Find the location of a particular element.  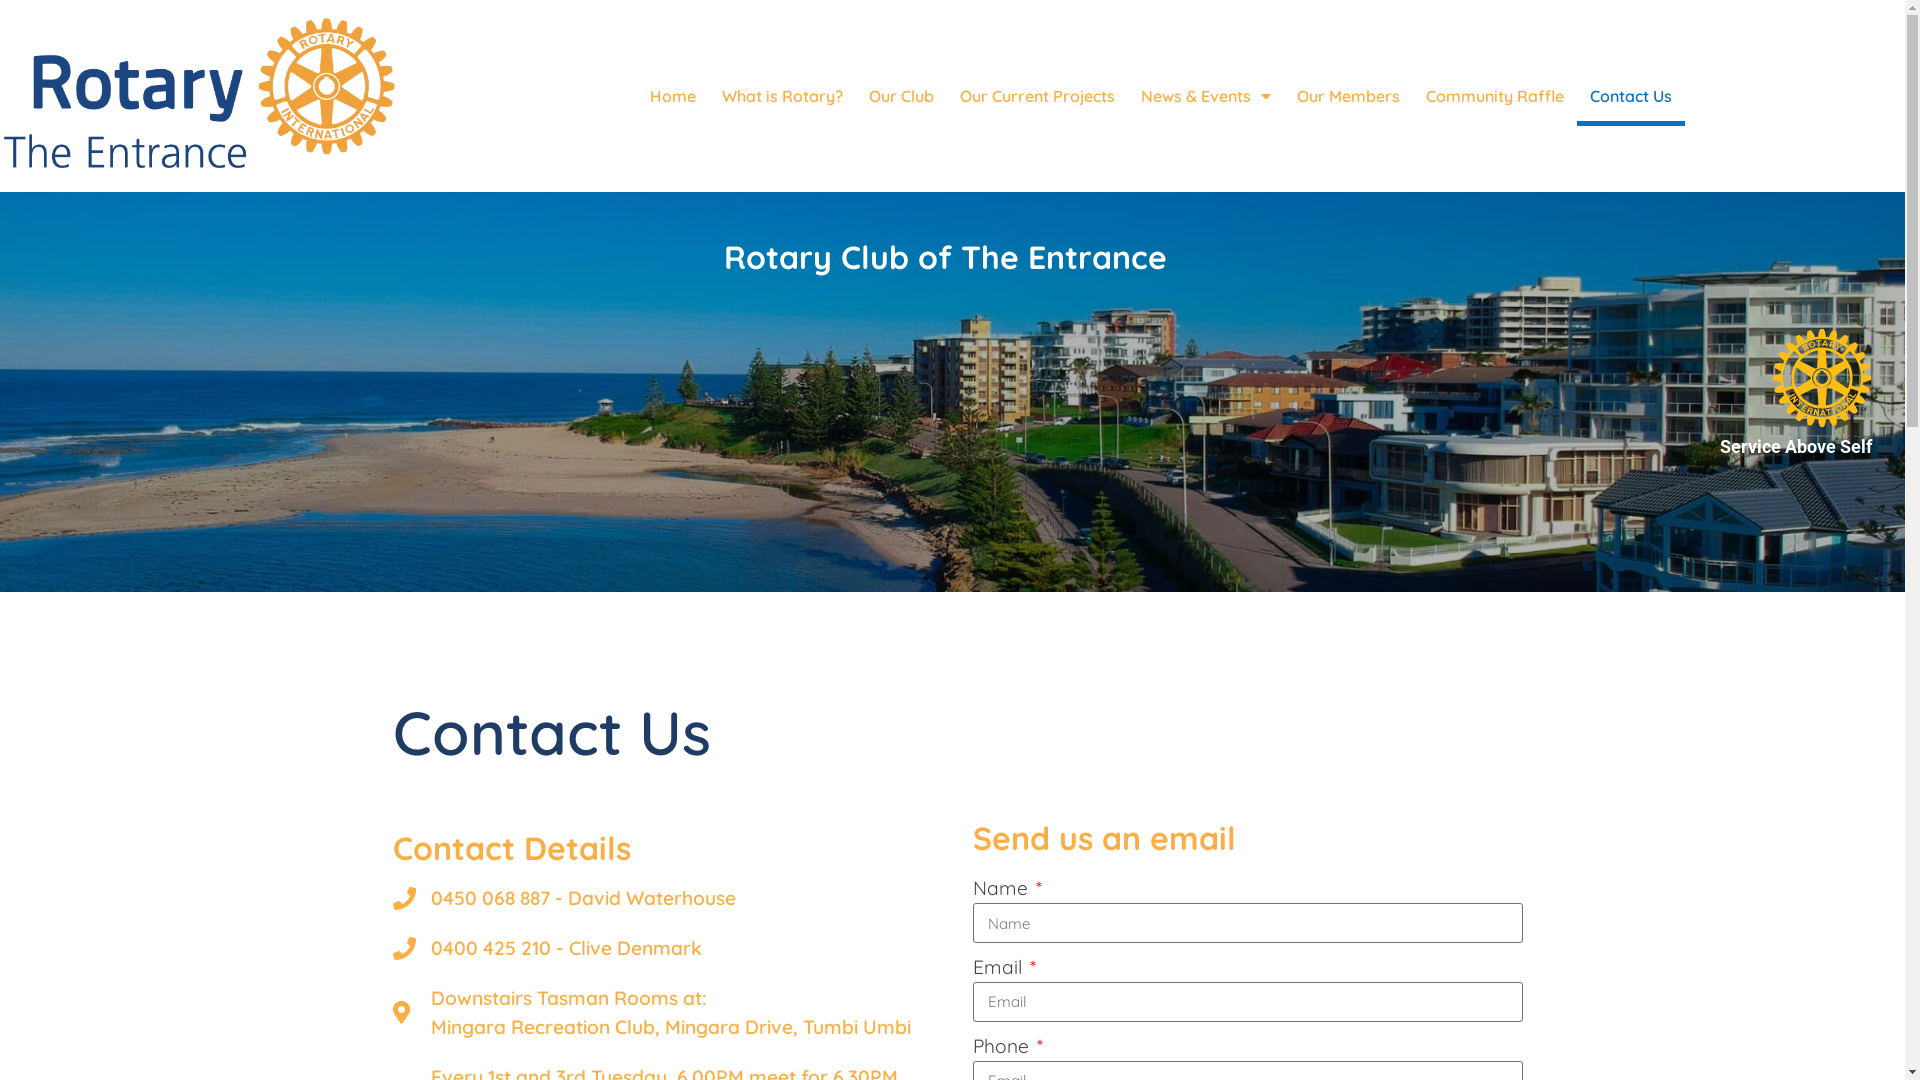

'Community Raffle' is located at coordinates (1494, 96).